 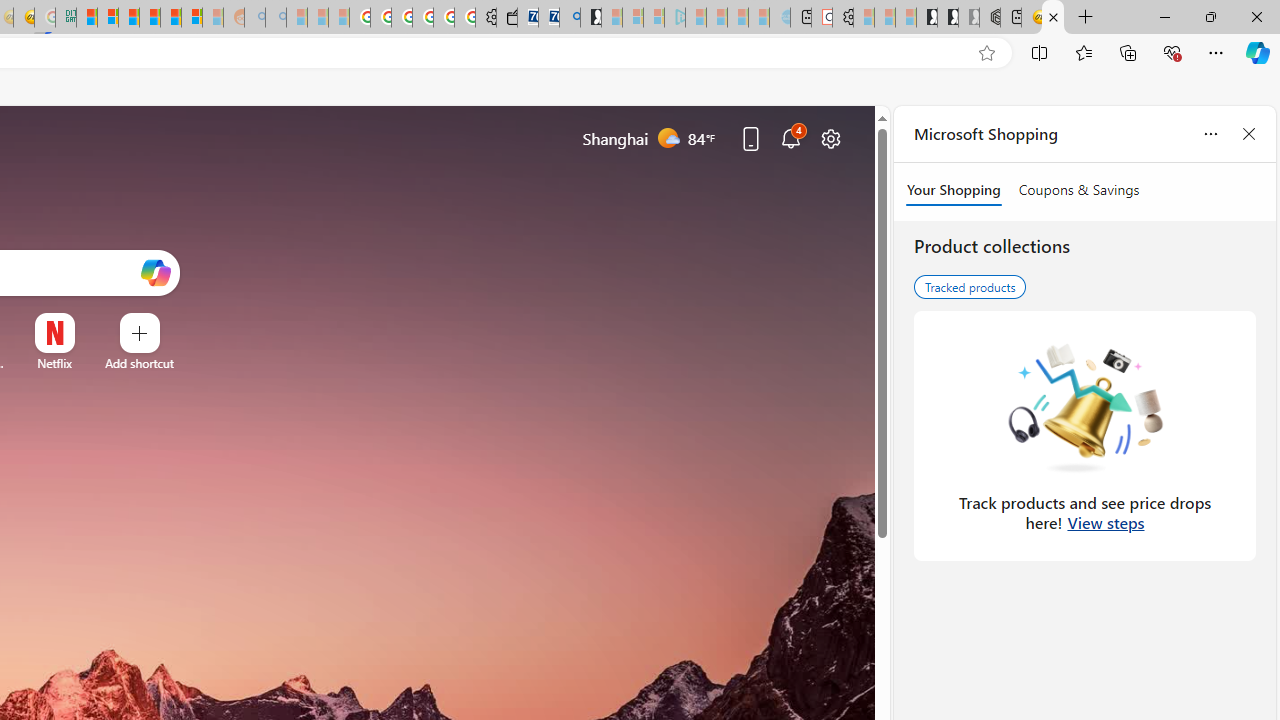 What do you see at coordinates (65, 17) in the screenshot?
I see `'DITOGAMES AG Imprint'` at bounding box center [65, 17].